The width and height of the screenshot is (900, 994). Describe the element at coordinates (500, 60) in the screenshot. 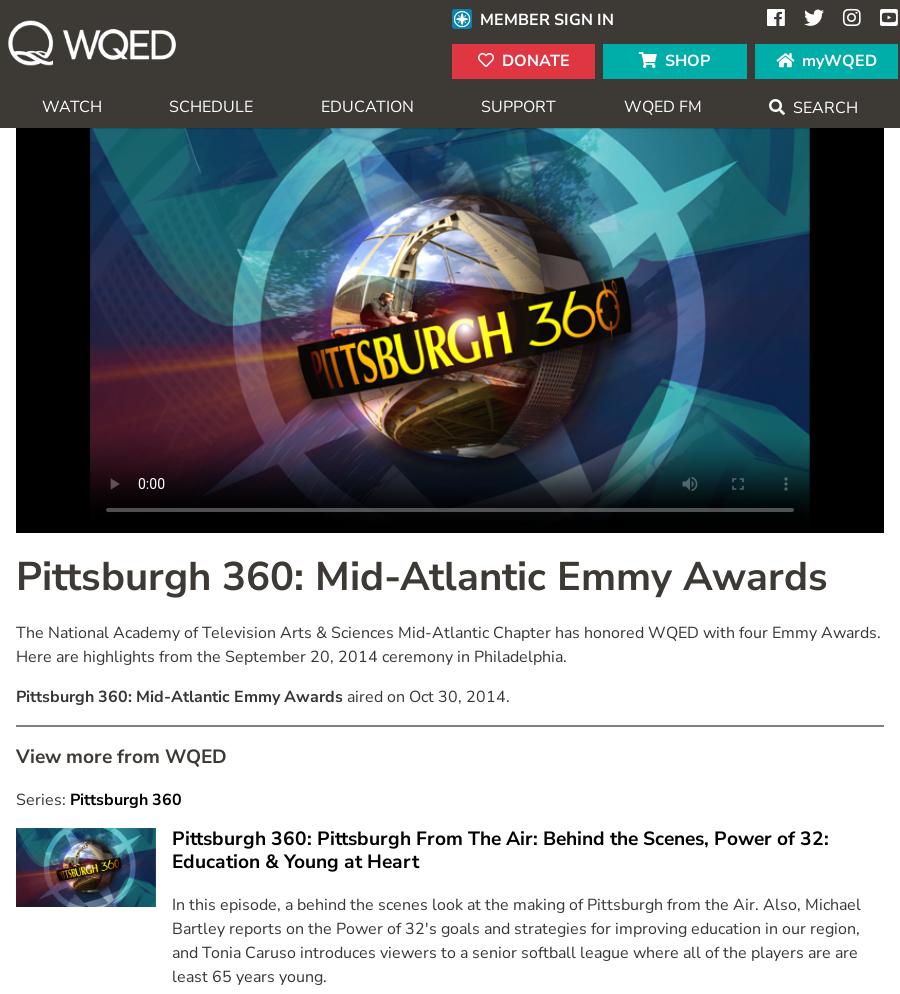

I see `'Donate'` at that location.